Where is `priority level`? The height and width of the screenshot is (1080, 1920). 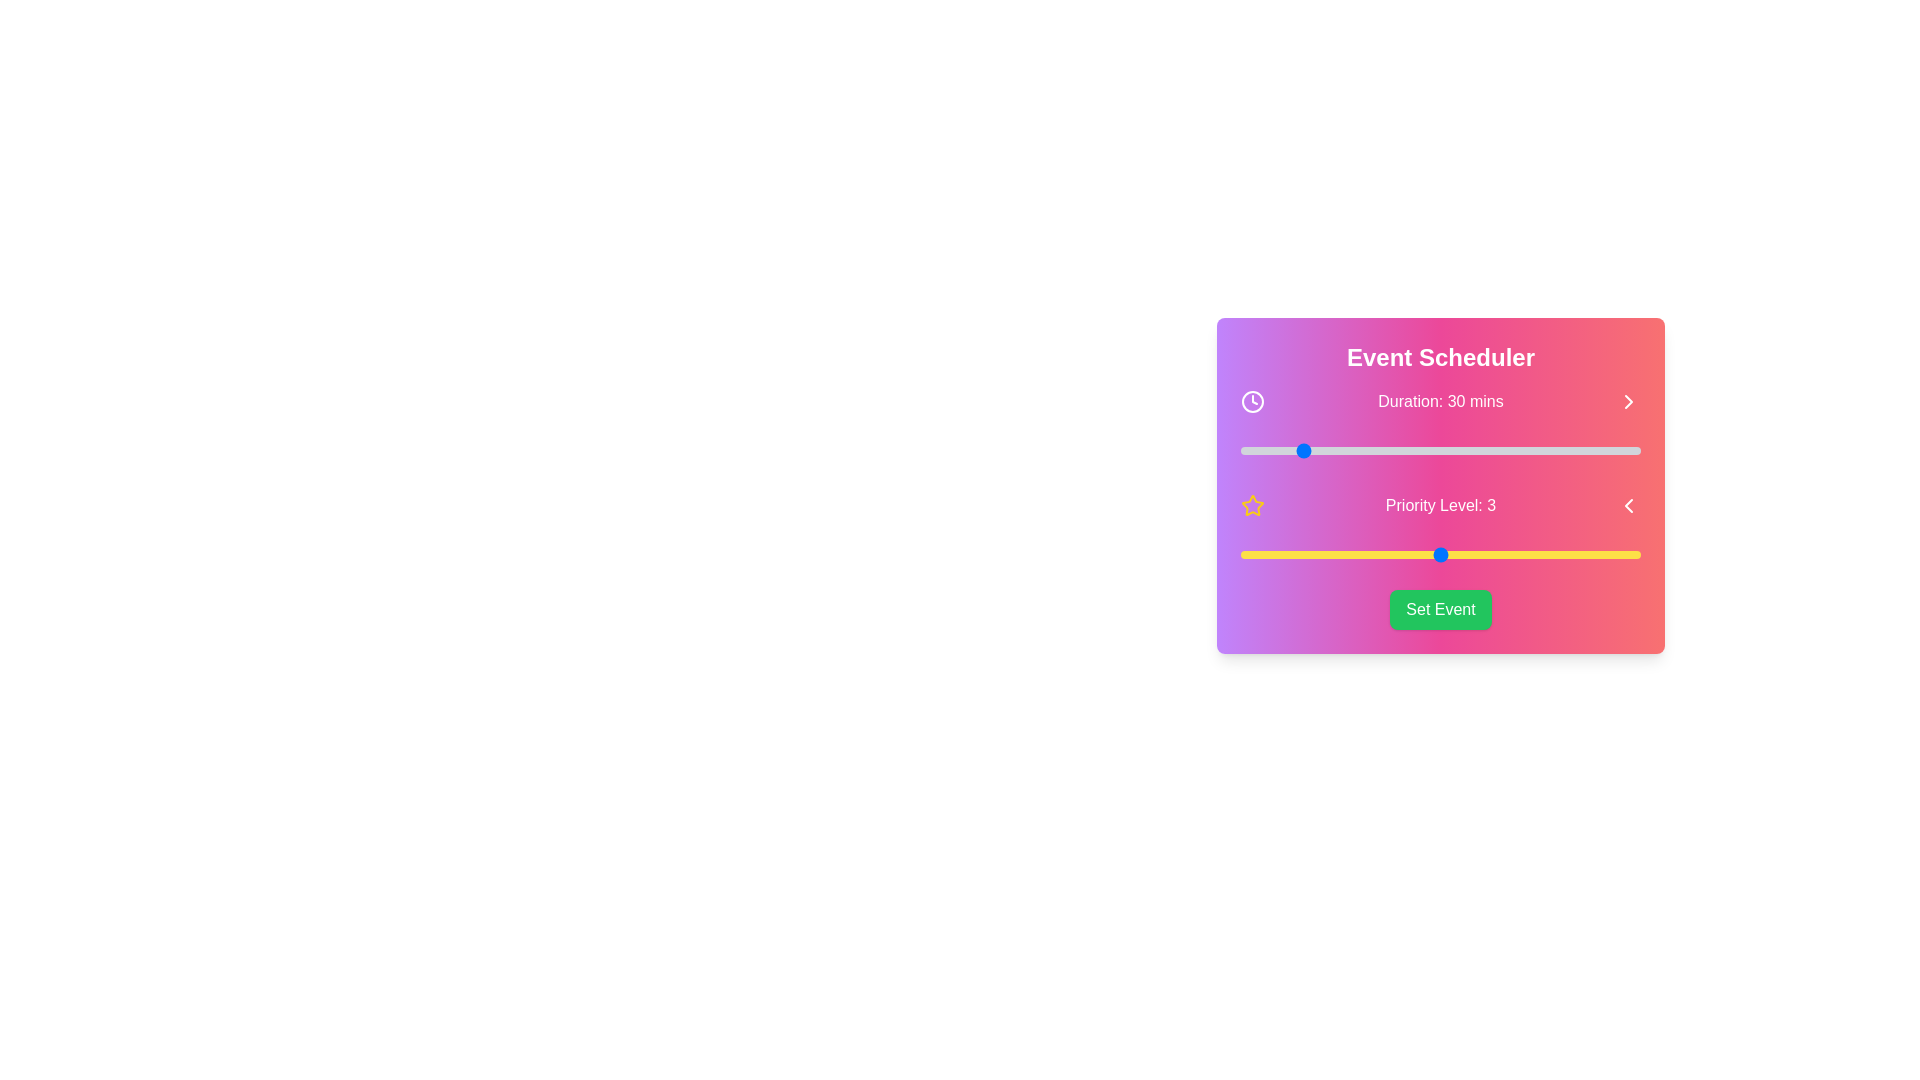 priority level is located at coordinates (1539, 555).